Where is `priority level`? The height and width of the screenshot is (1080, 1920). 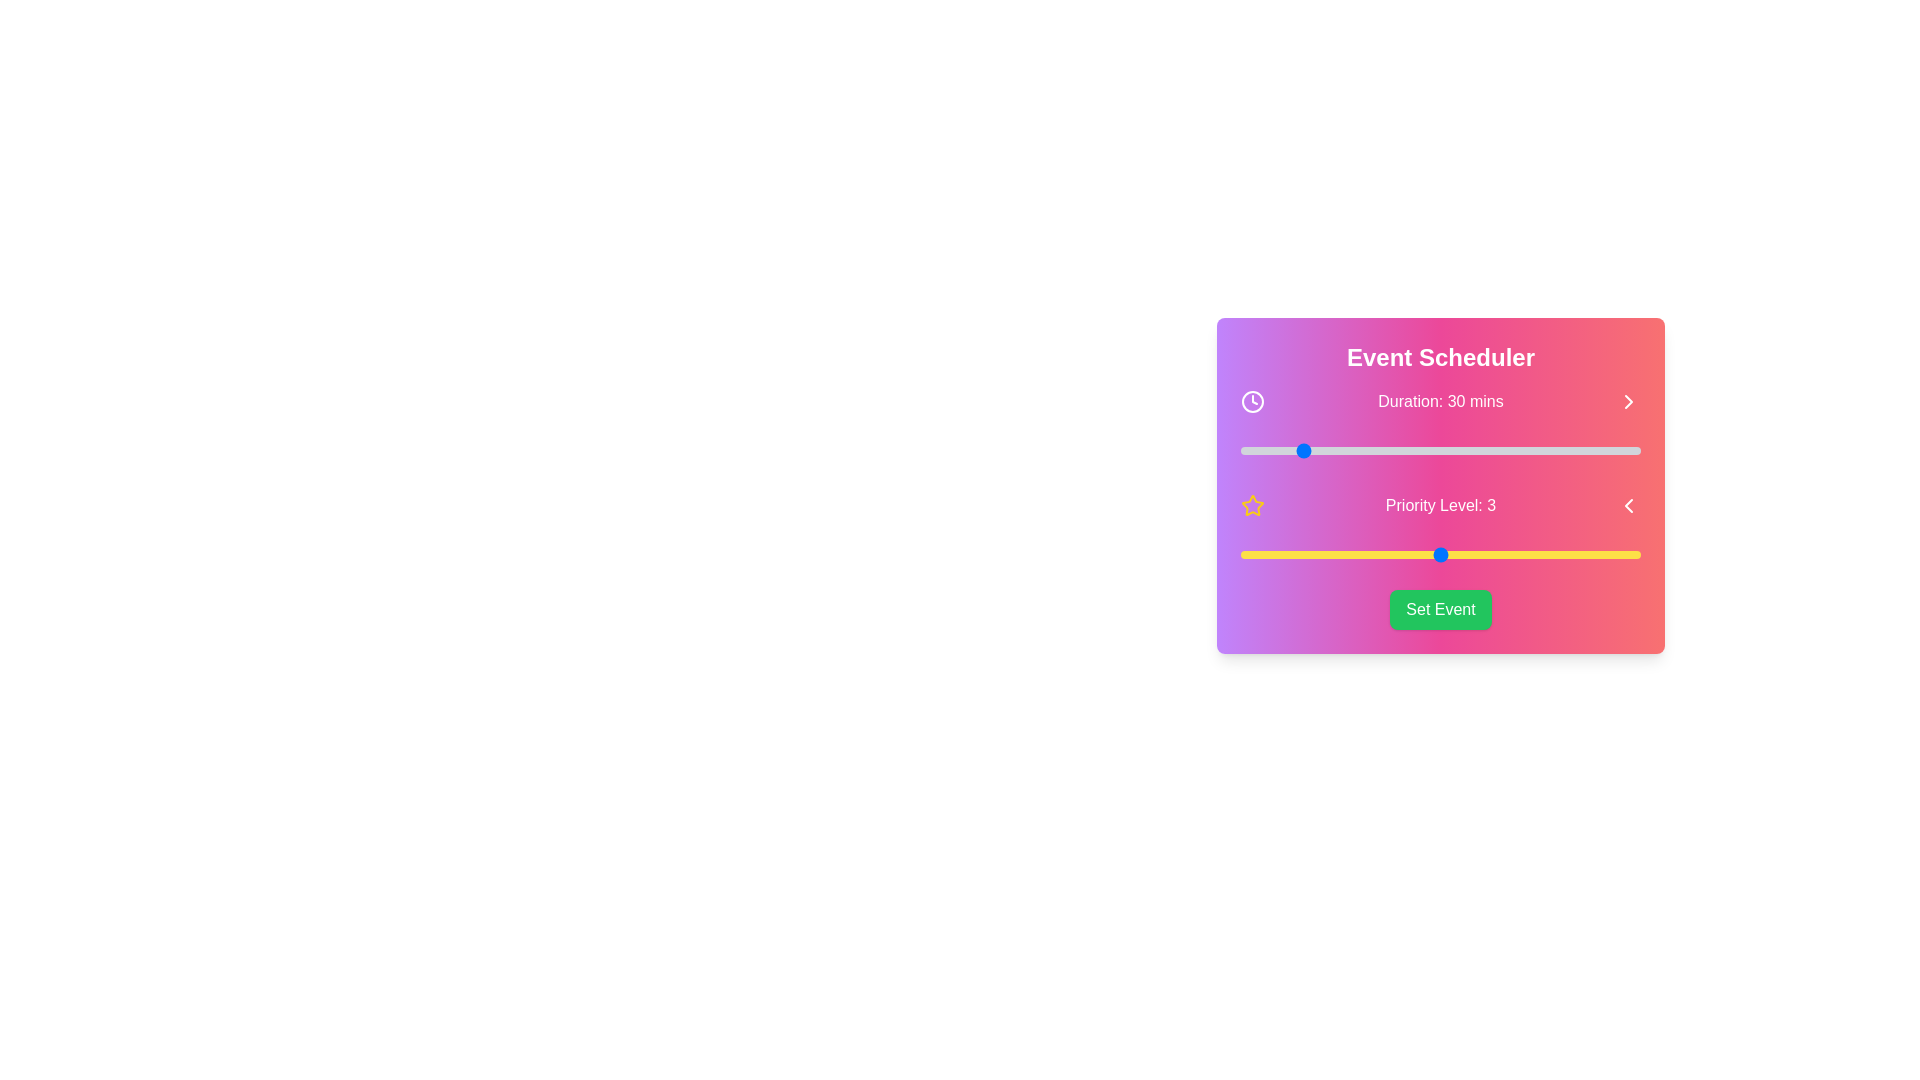 priority level is located at coordinates (1539, 555).